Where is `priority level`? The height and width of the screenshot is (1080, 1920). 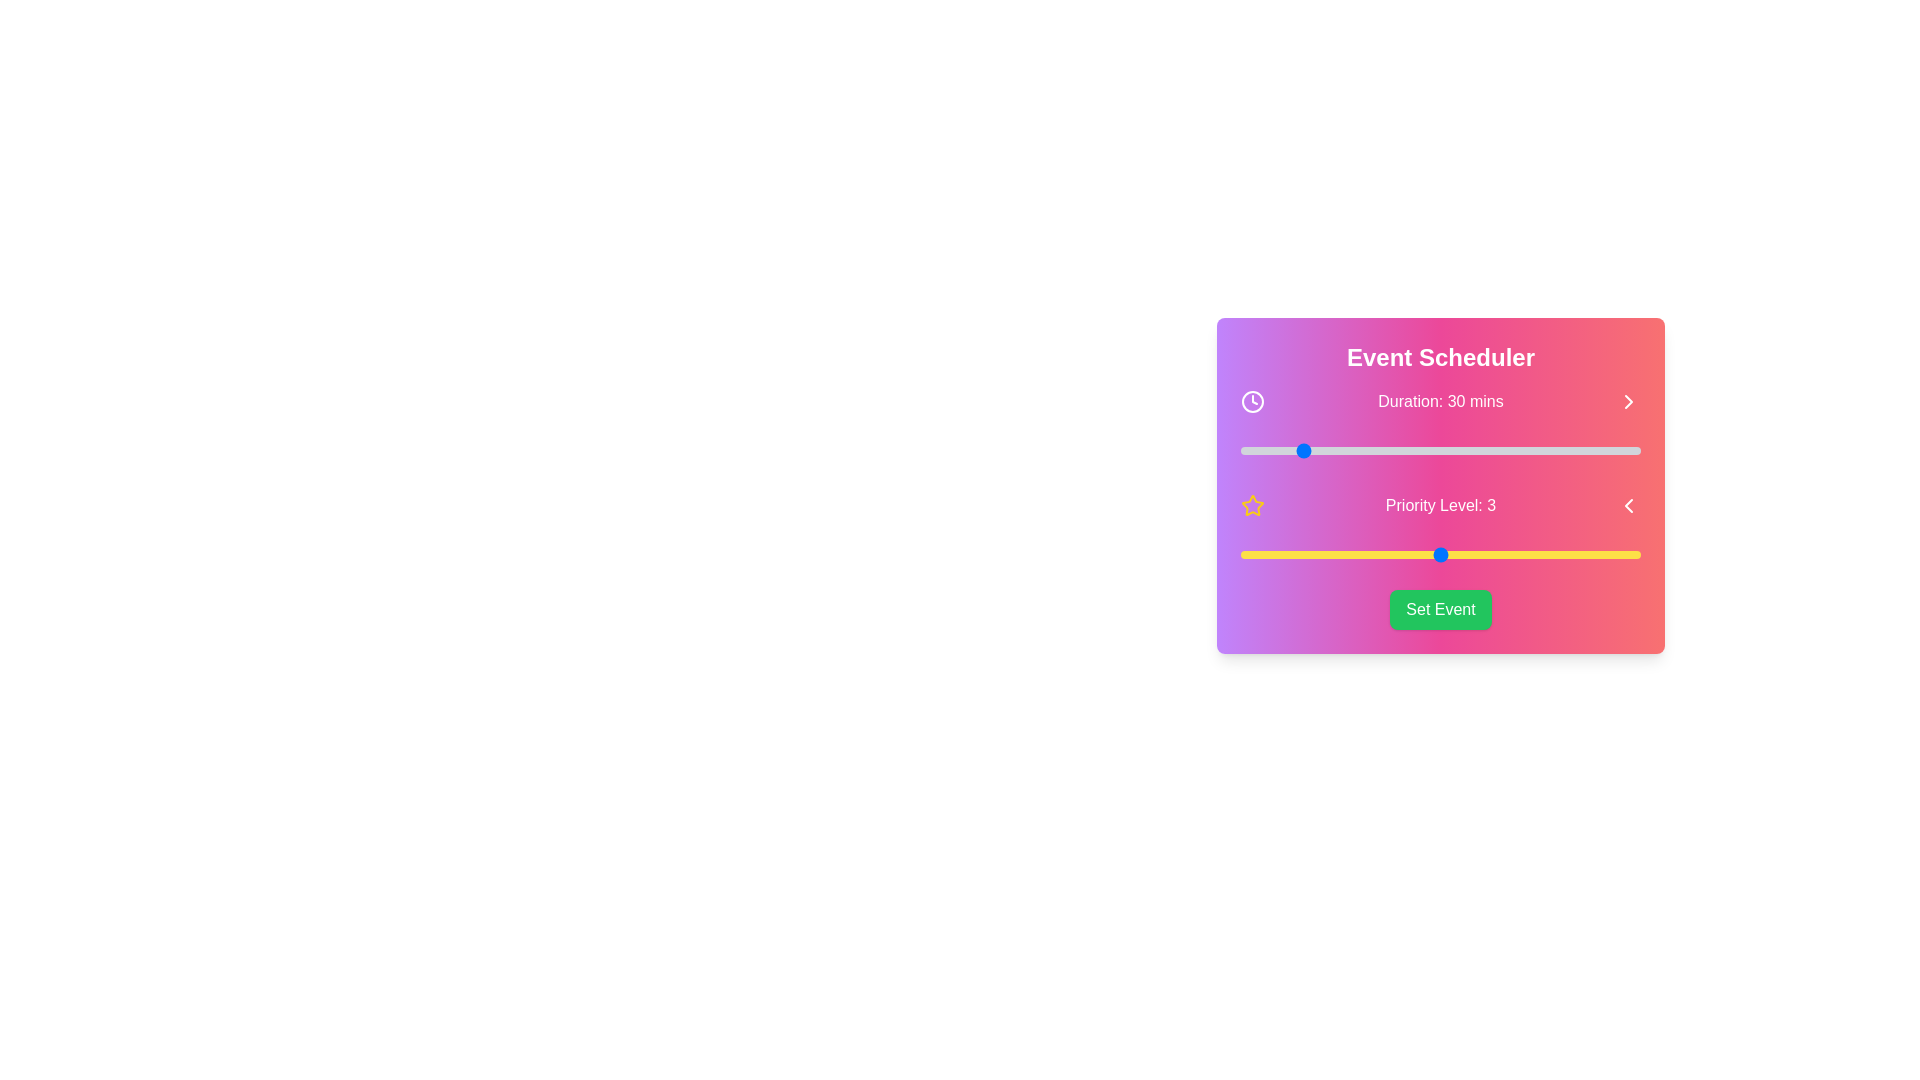 priority level is located at coordinates (1539, 555).